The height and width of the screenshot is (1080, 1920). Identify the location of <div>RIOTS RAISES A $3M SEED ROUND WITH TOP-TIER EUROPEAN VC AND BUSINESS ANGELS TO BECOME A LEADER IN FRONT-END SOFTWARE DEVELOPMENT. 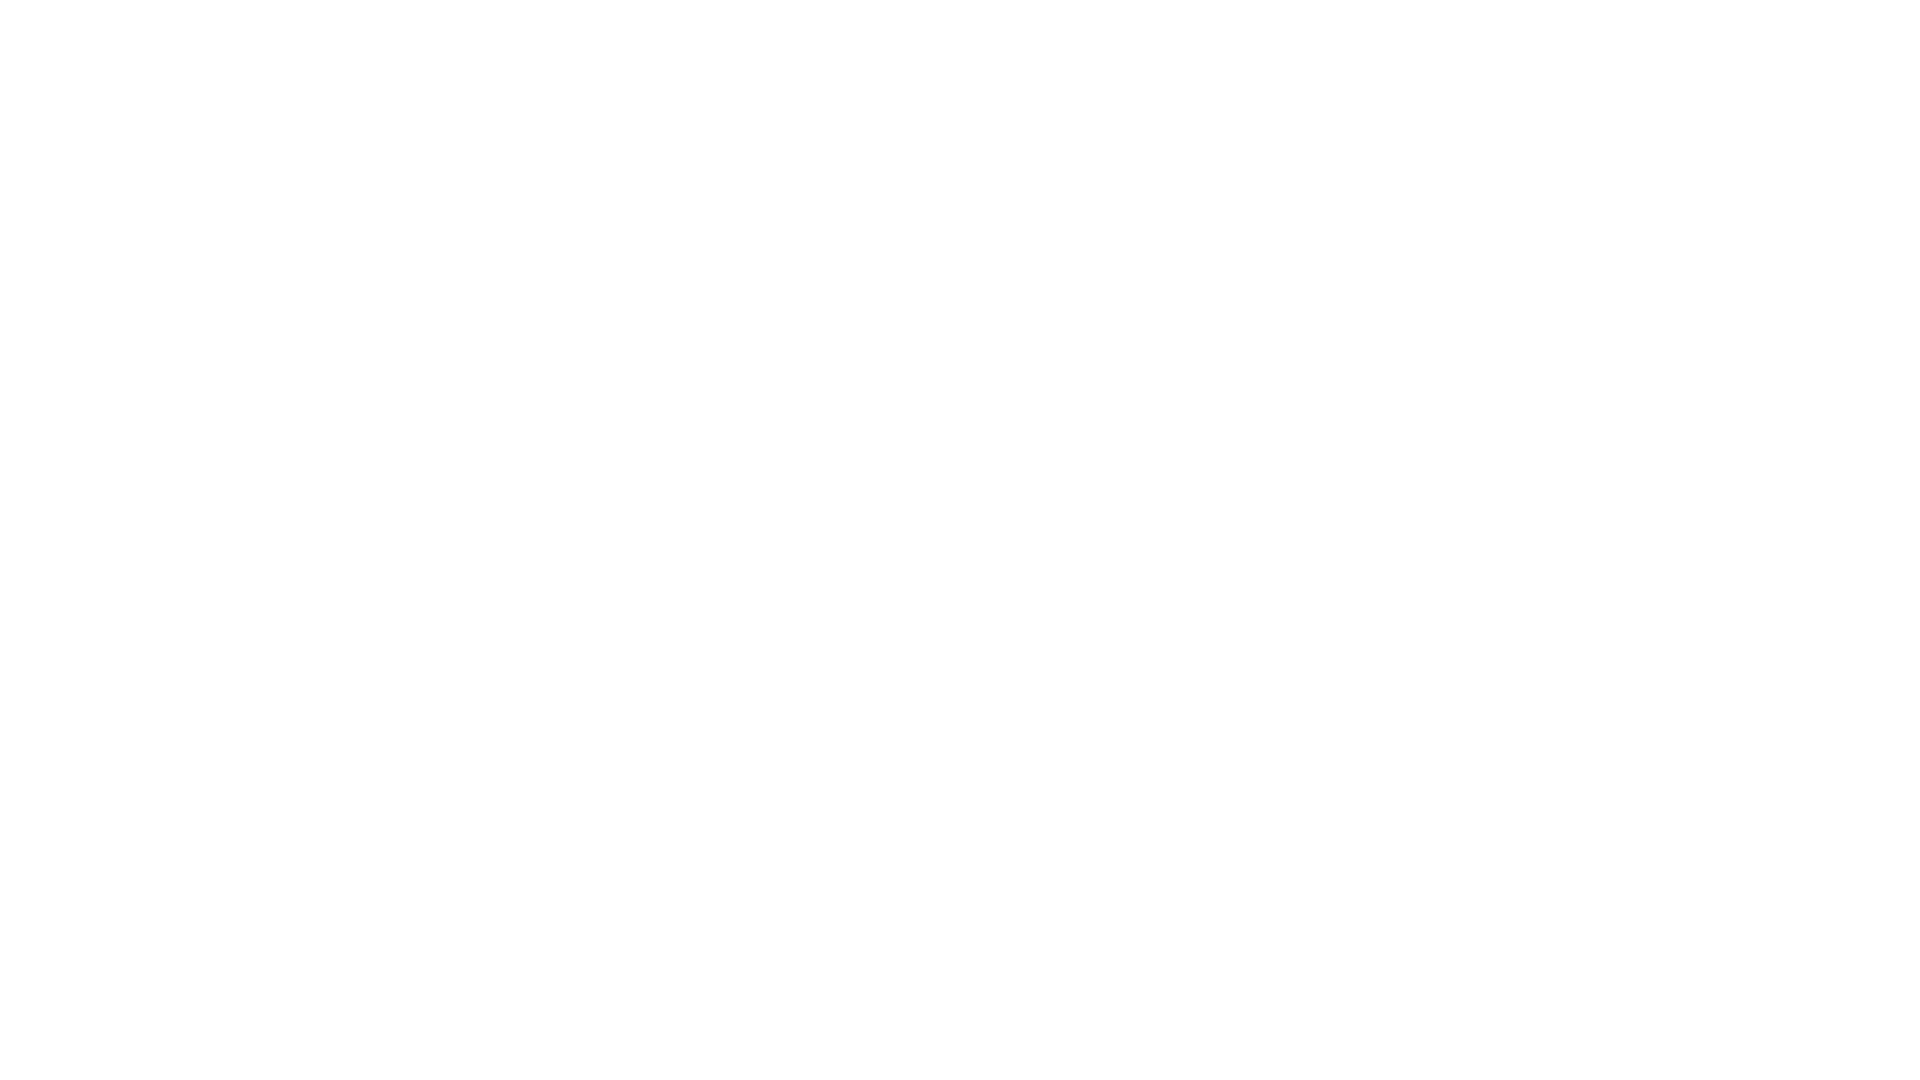
(960, 758).